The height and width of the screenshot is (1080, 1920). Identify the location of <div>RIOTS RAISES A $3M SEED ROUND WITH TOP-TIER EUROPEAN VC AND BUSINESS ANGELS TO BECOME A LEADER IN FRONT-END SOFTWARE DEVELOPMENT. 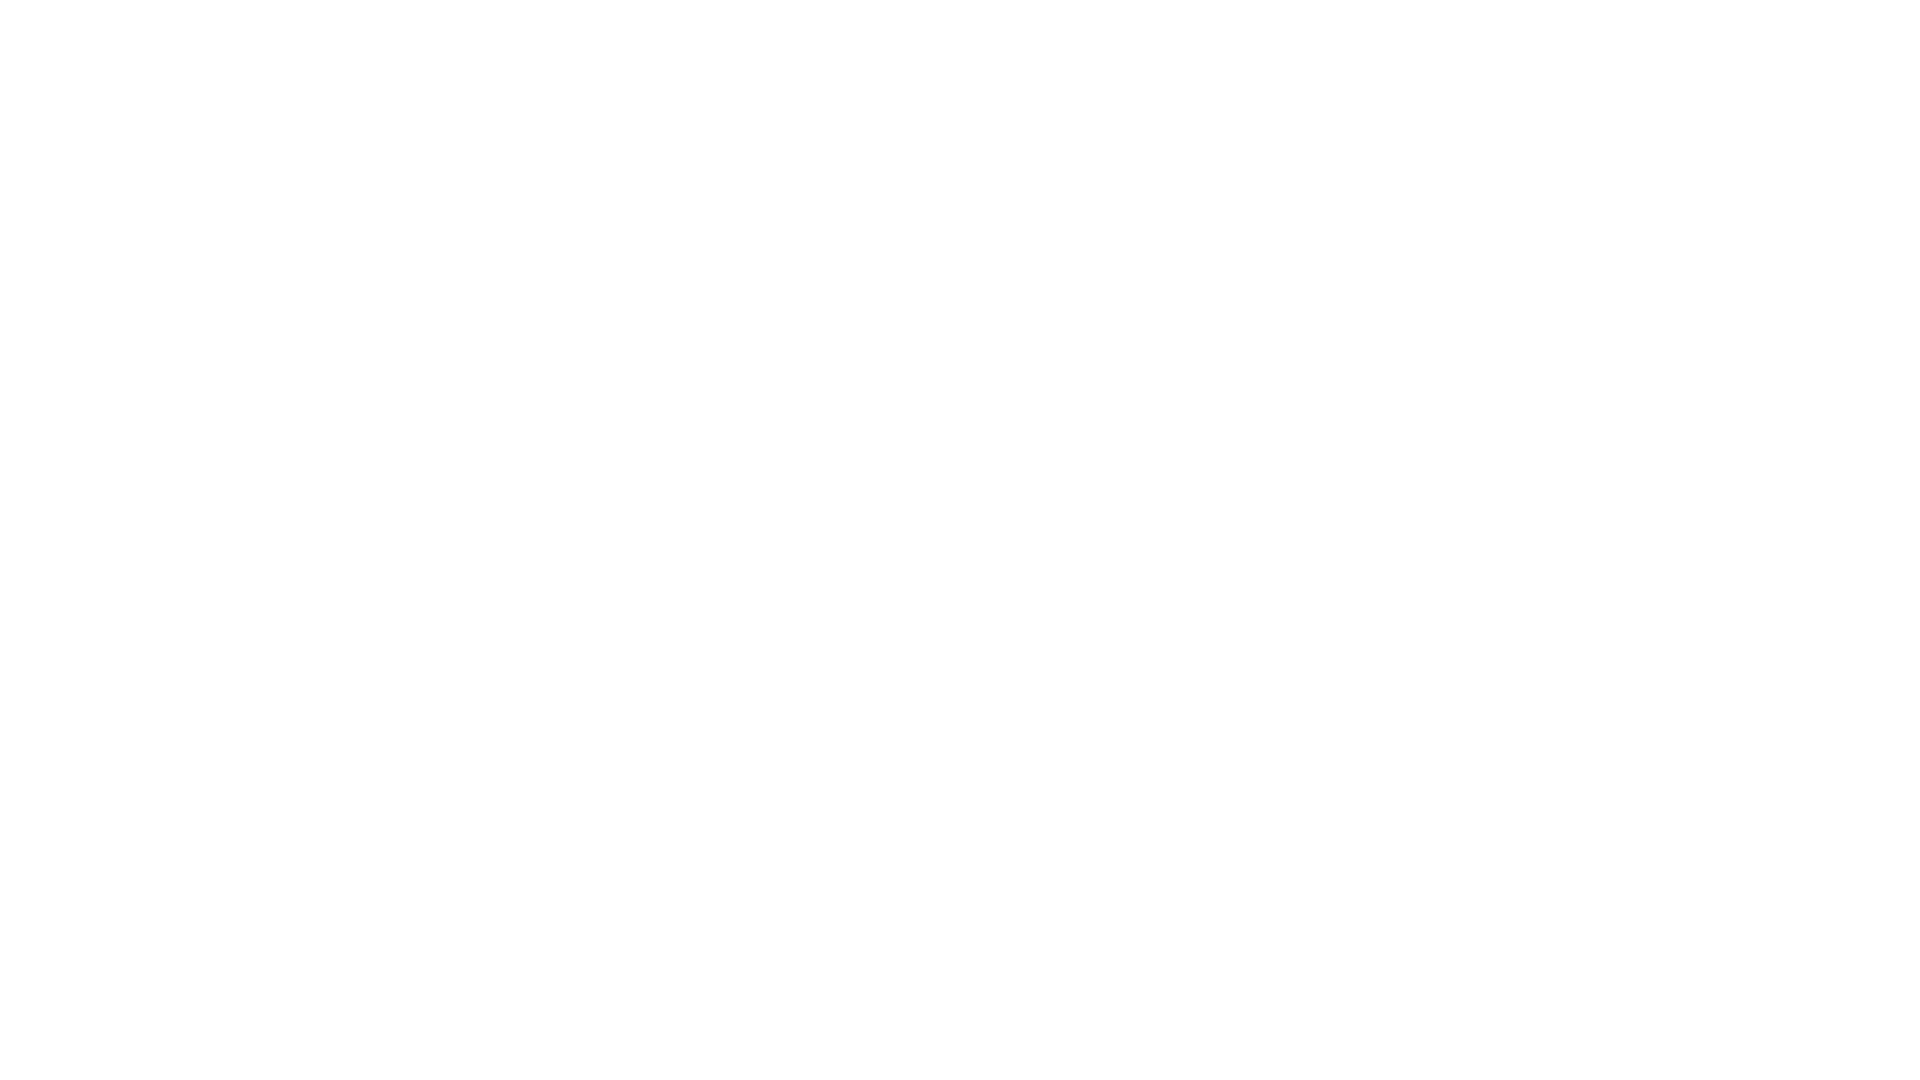
(960, 758).